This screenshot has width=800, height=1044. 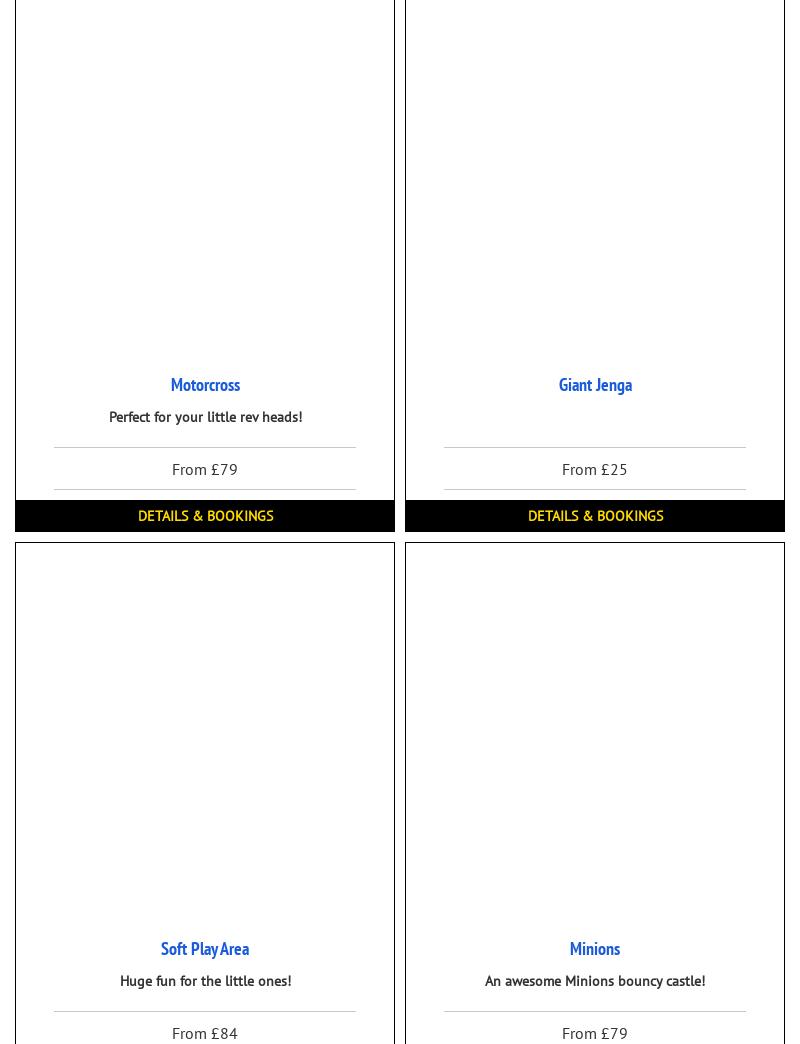 I want to click on 'From £84', so click(x=204, y=1031).